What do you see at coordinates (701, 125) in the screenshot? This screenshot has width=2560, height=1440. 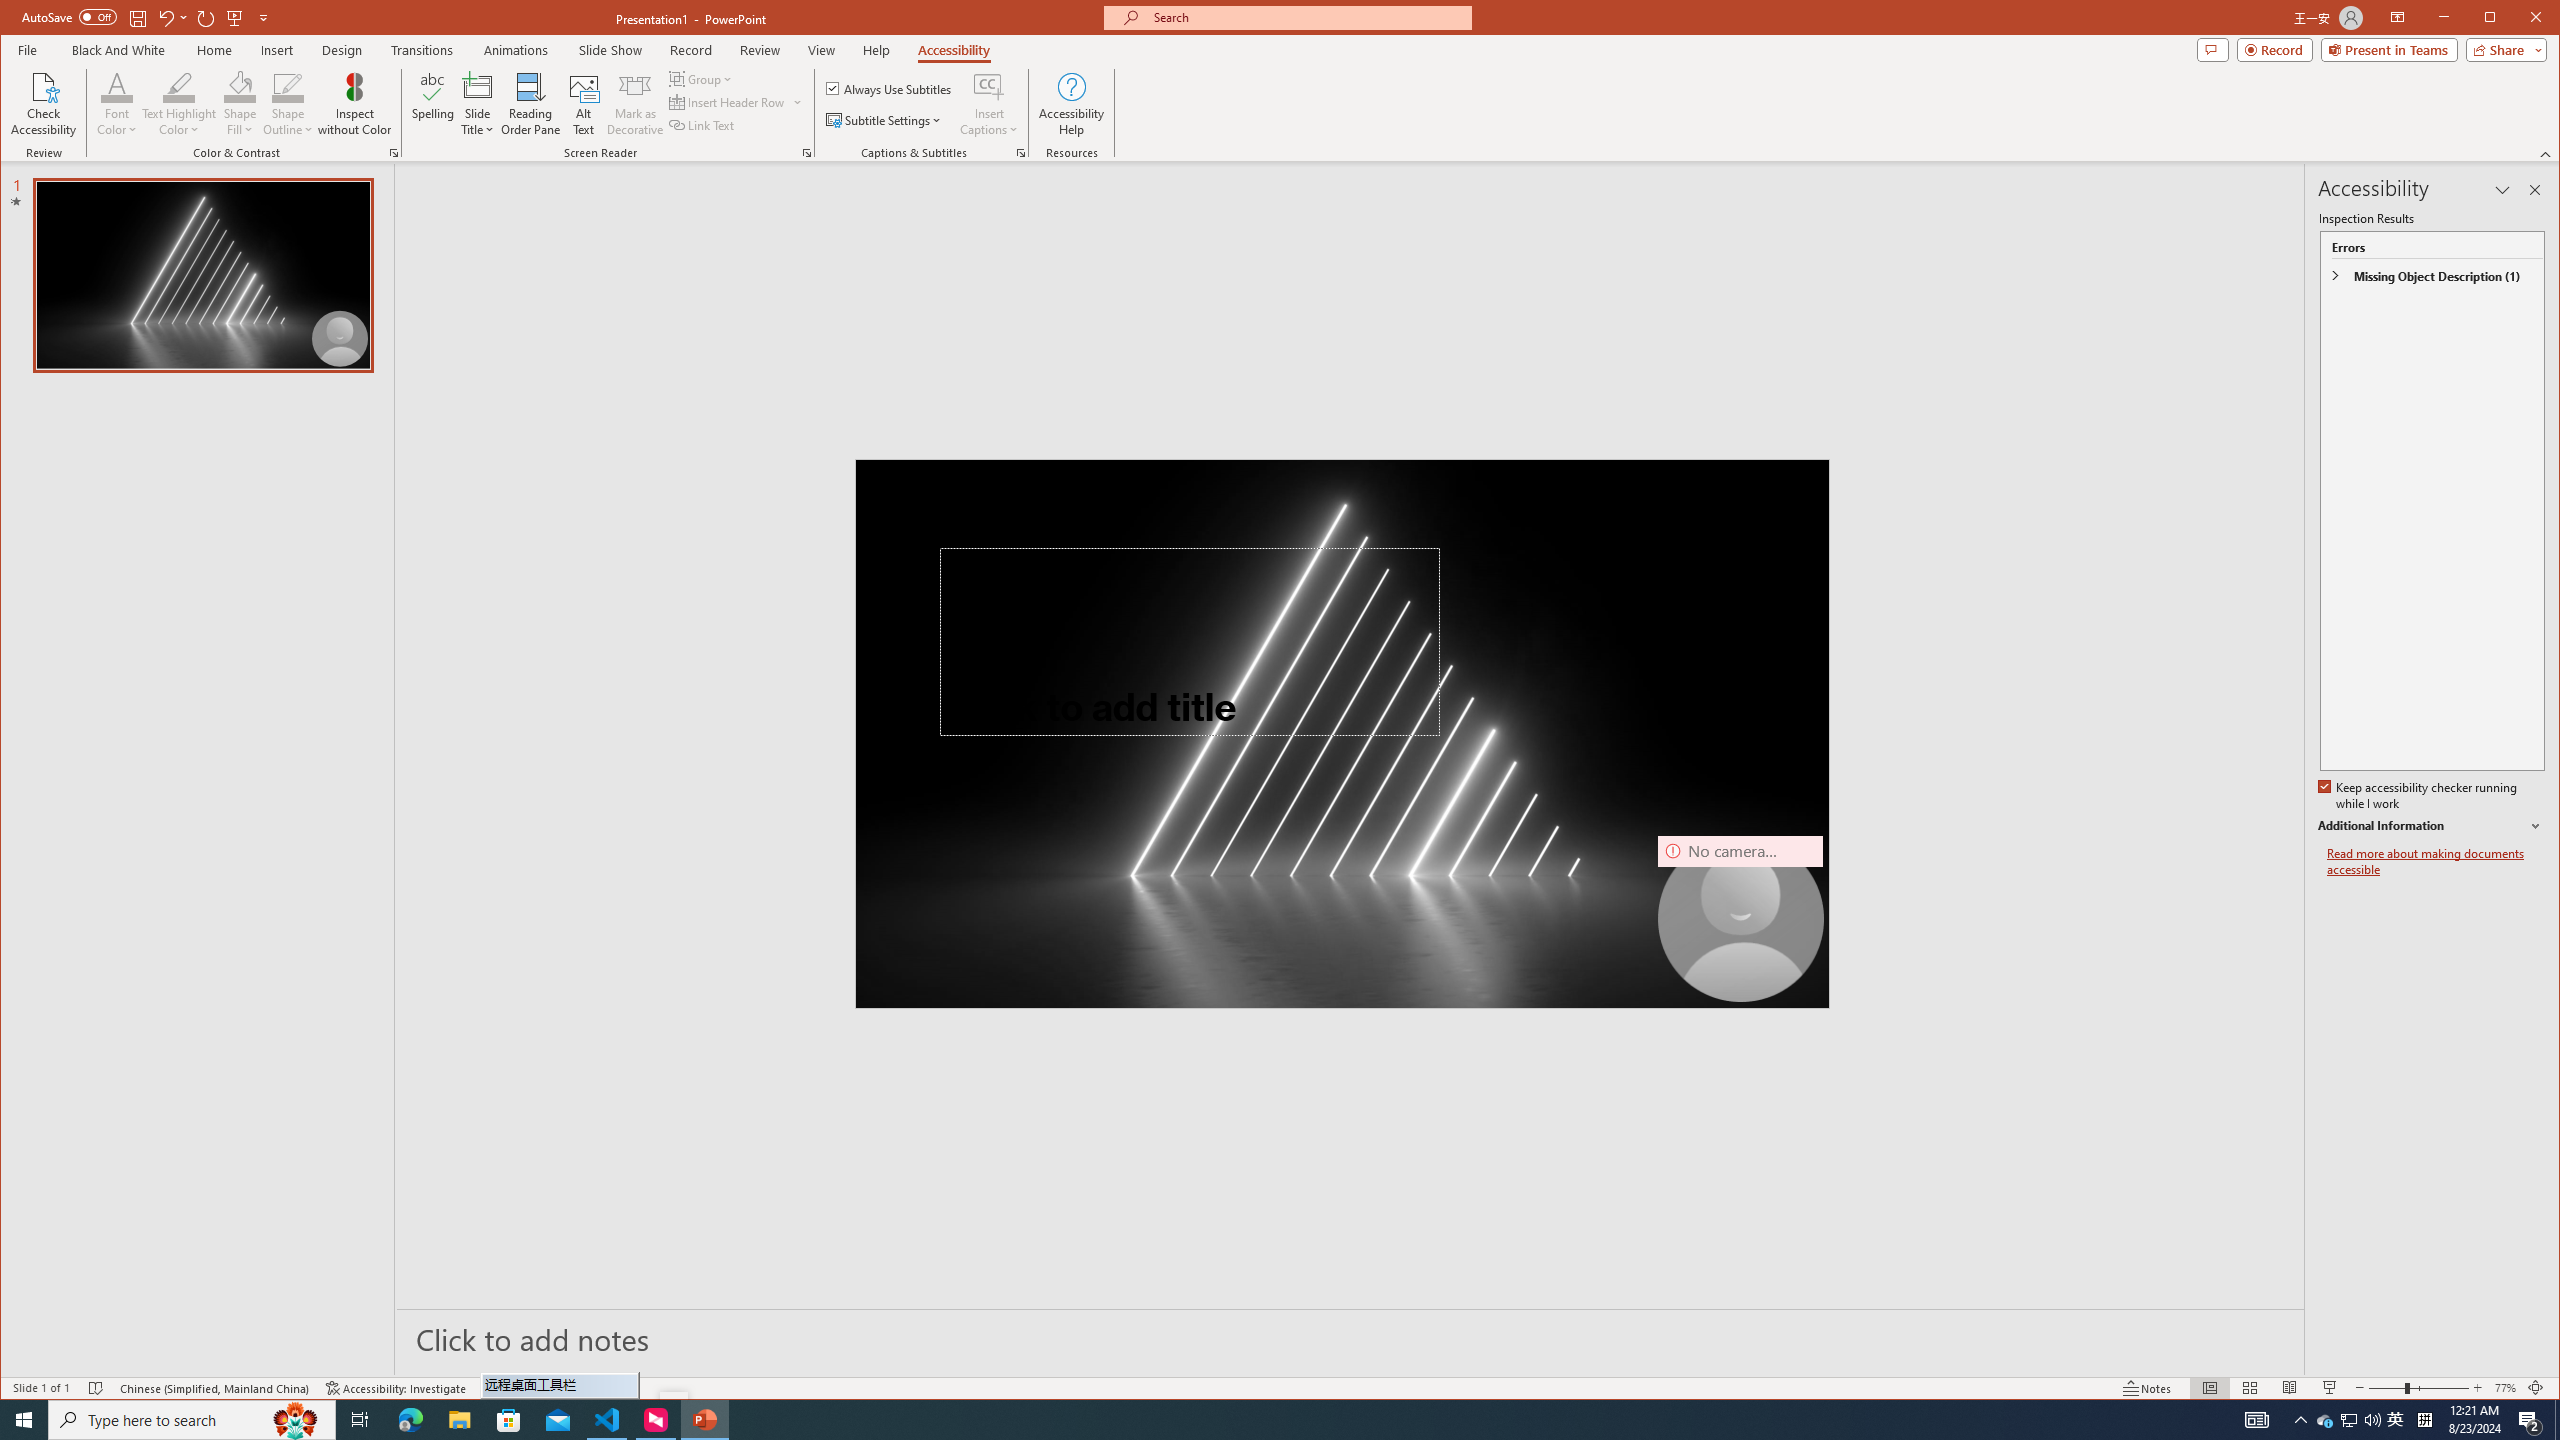 I see `'Link Text'` at bounding box center [701, 125].